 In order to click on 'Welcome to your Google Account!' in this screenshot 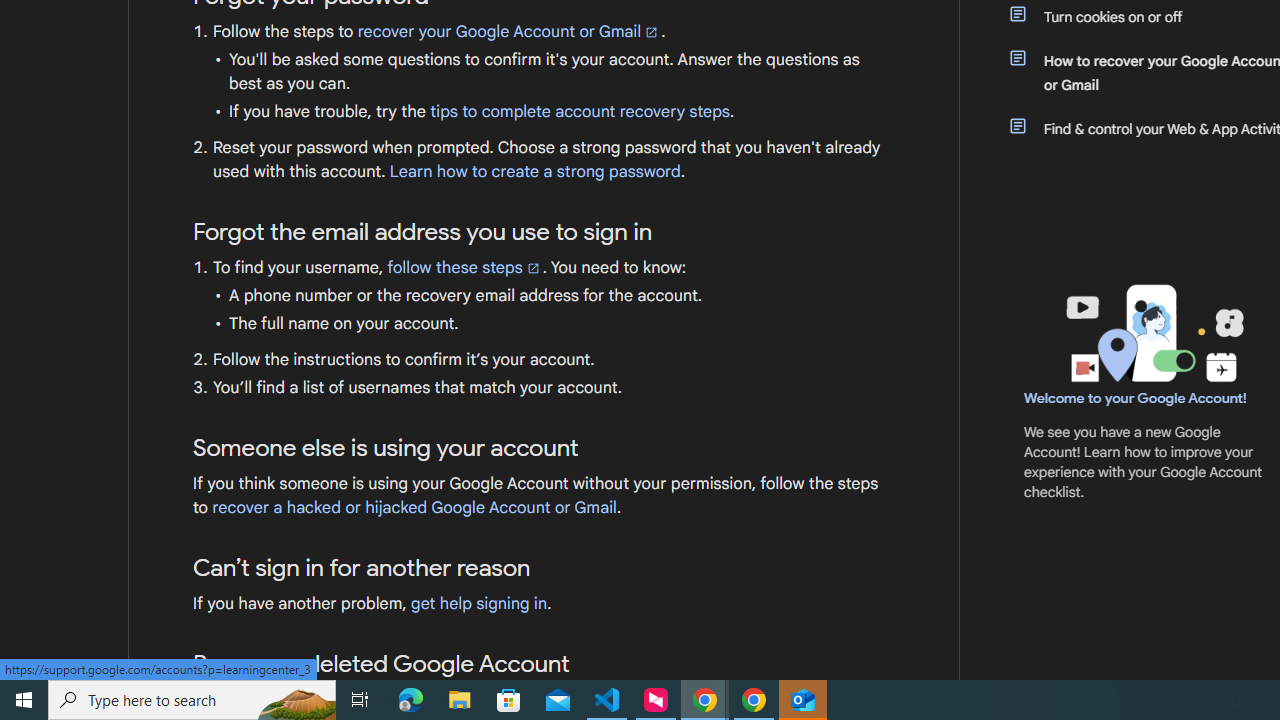, I will do `click(1135, 397)`.